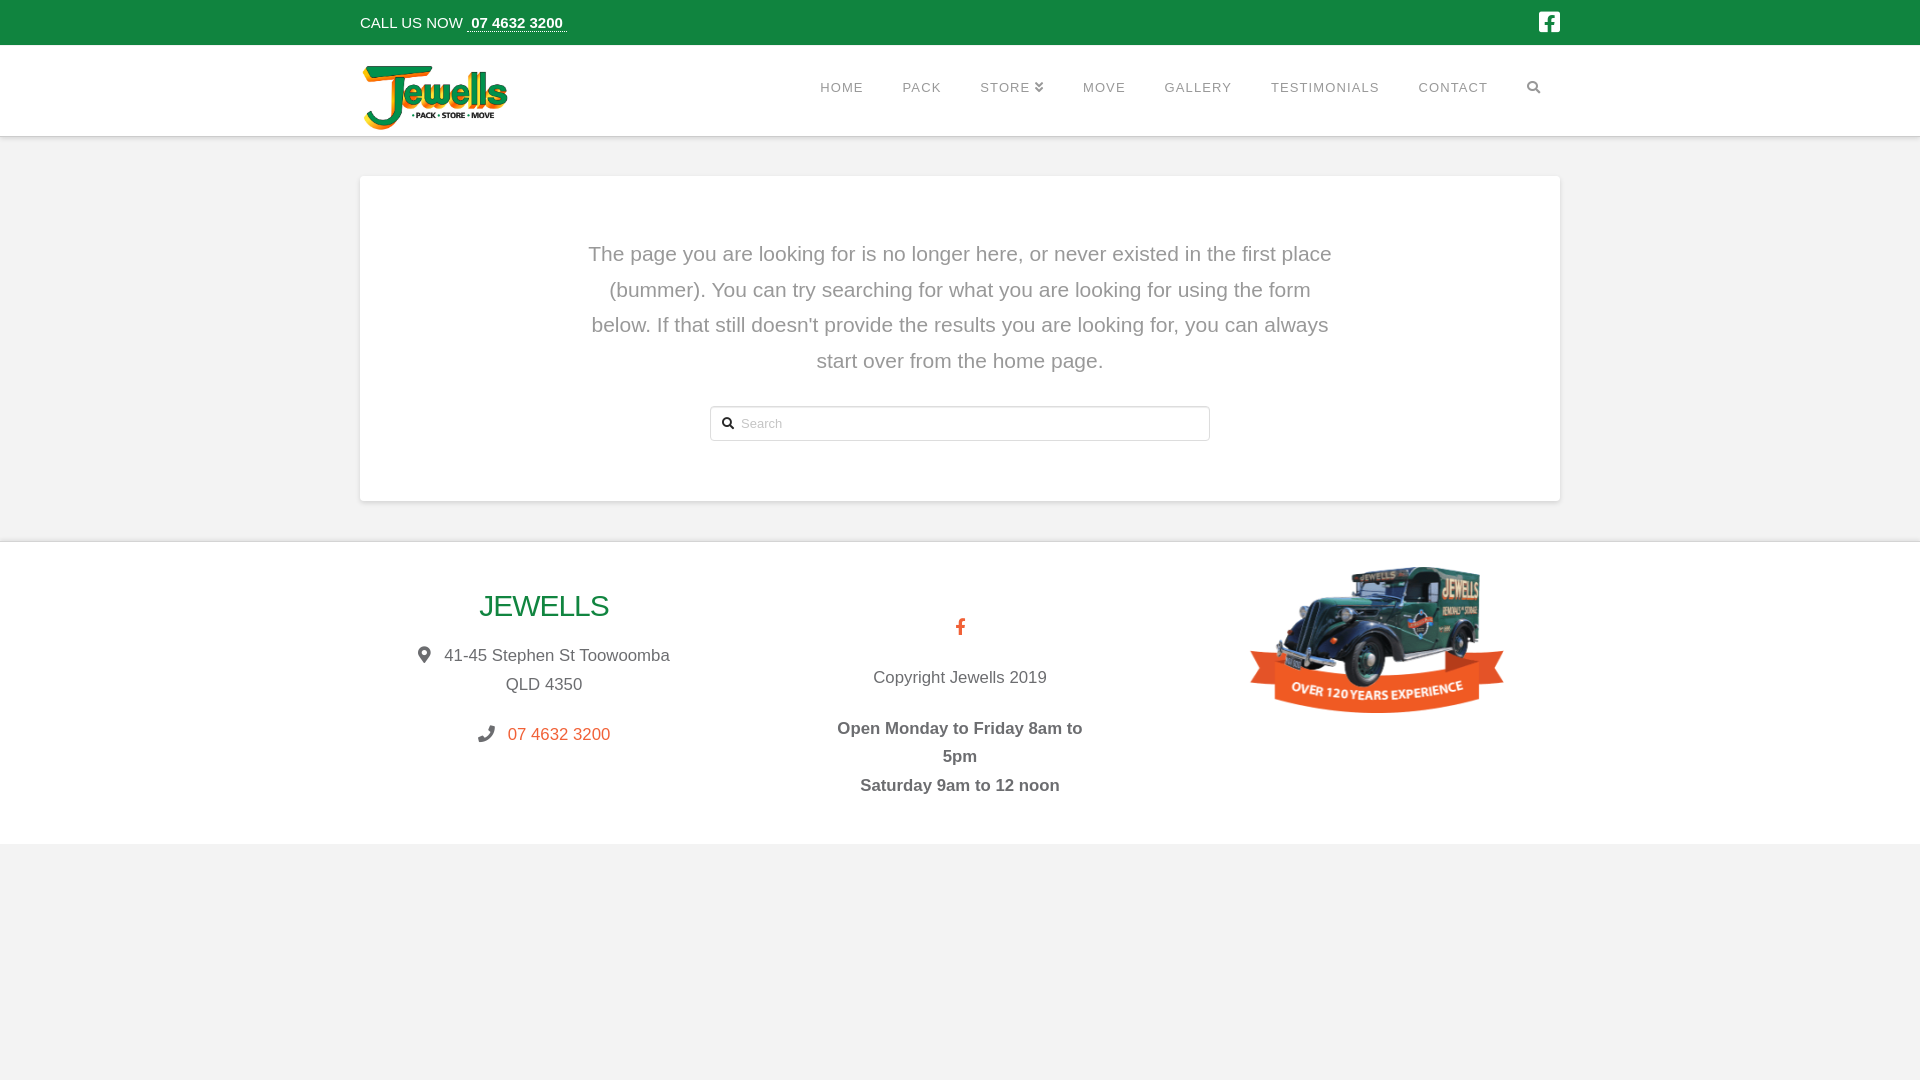  I want to click on 'TESTIMONIALS', so click(1250, 86).